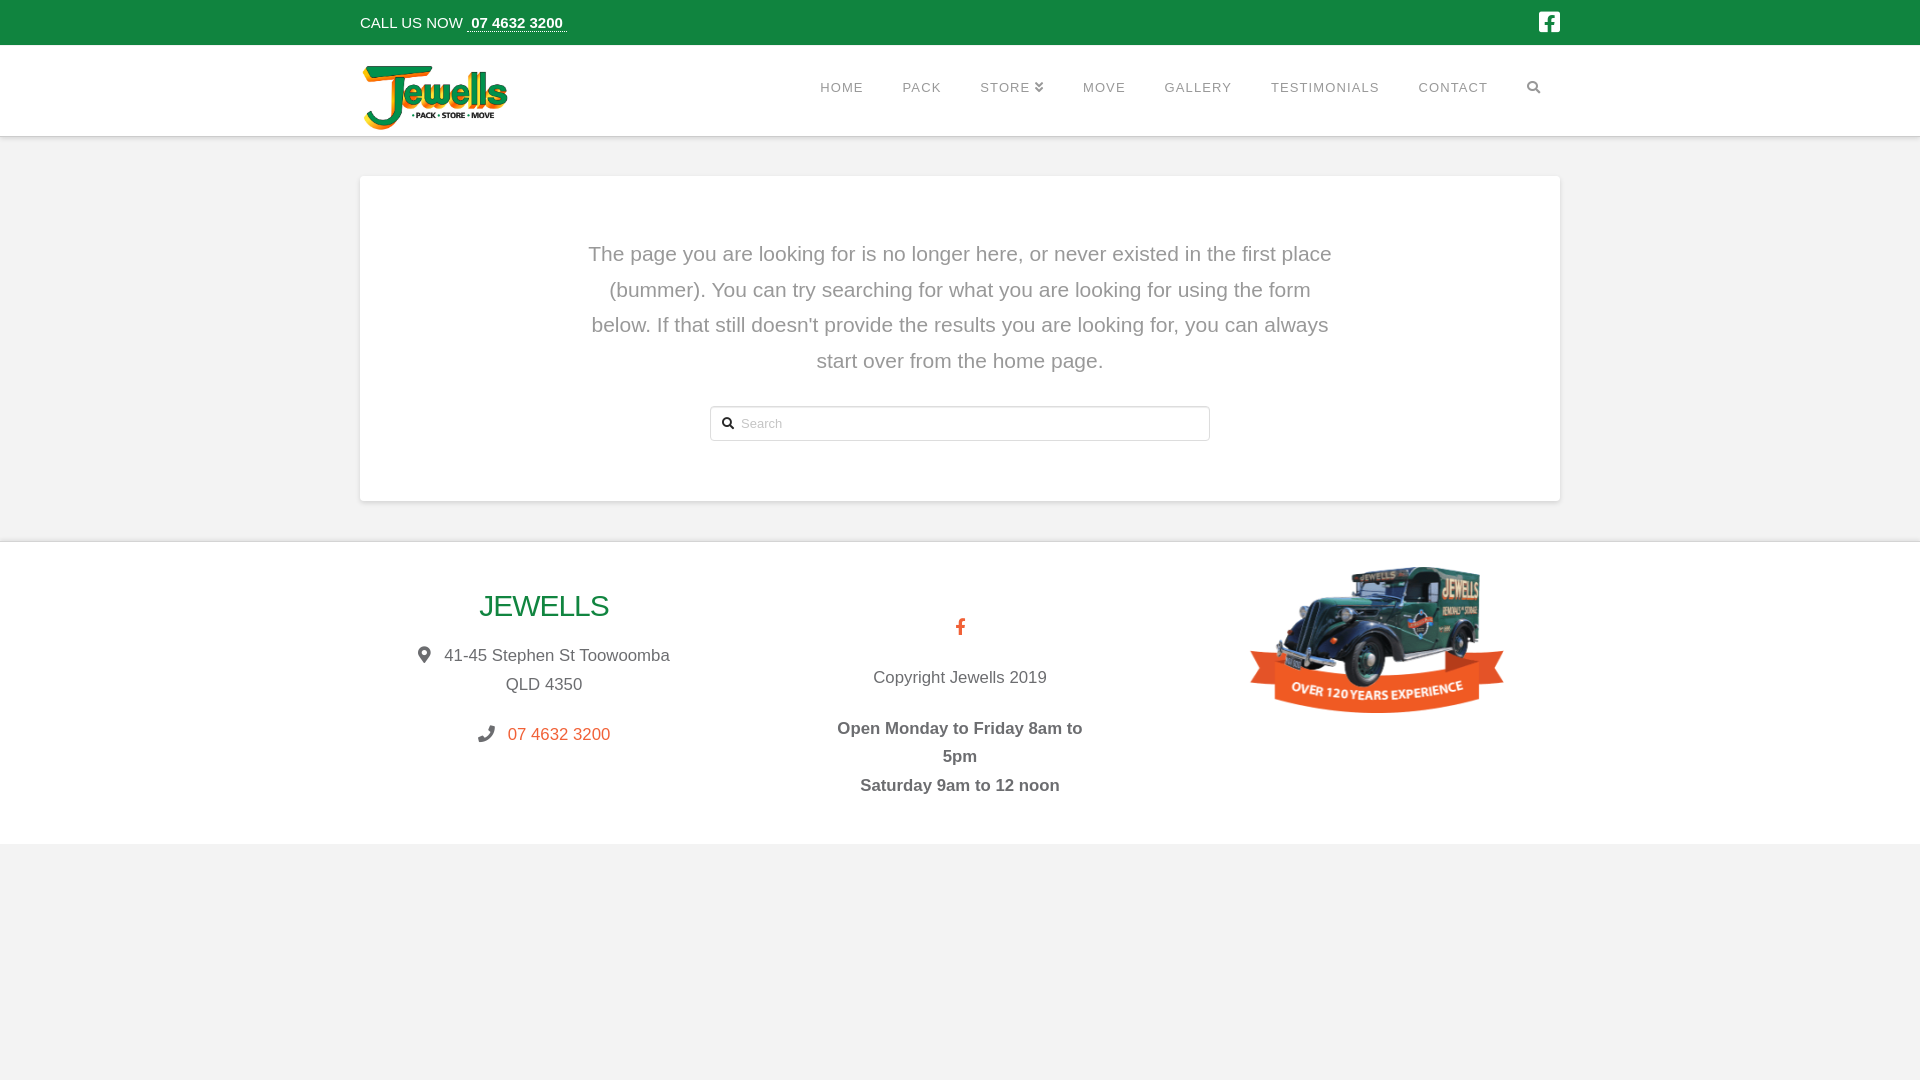  I want to click on 'TESTIMONIALS', so click(1250, 86).